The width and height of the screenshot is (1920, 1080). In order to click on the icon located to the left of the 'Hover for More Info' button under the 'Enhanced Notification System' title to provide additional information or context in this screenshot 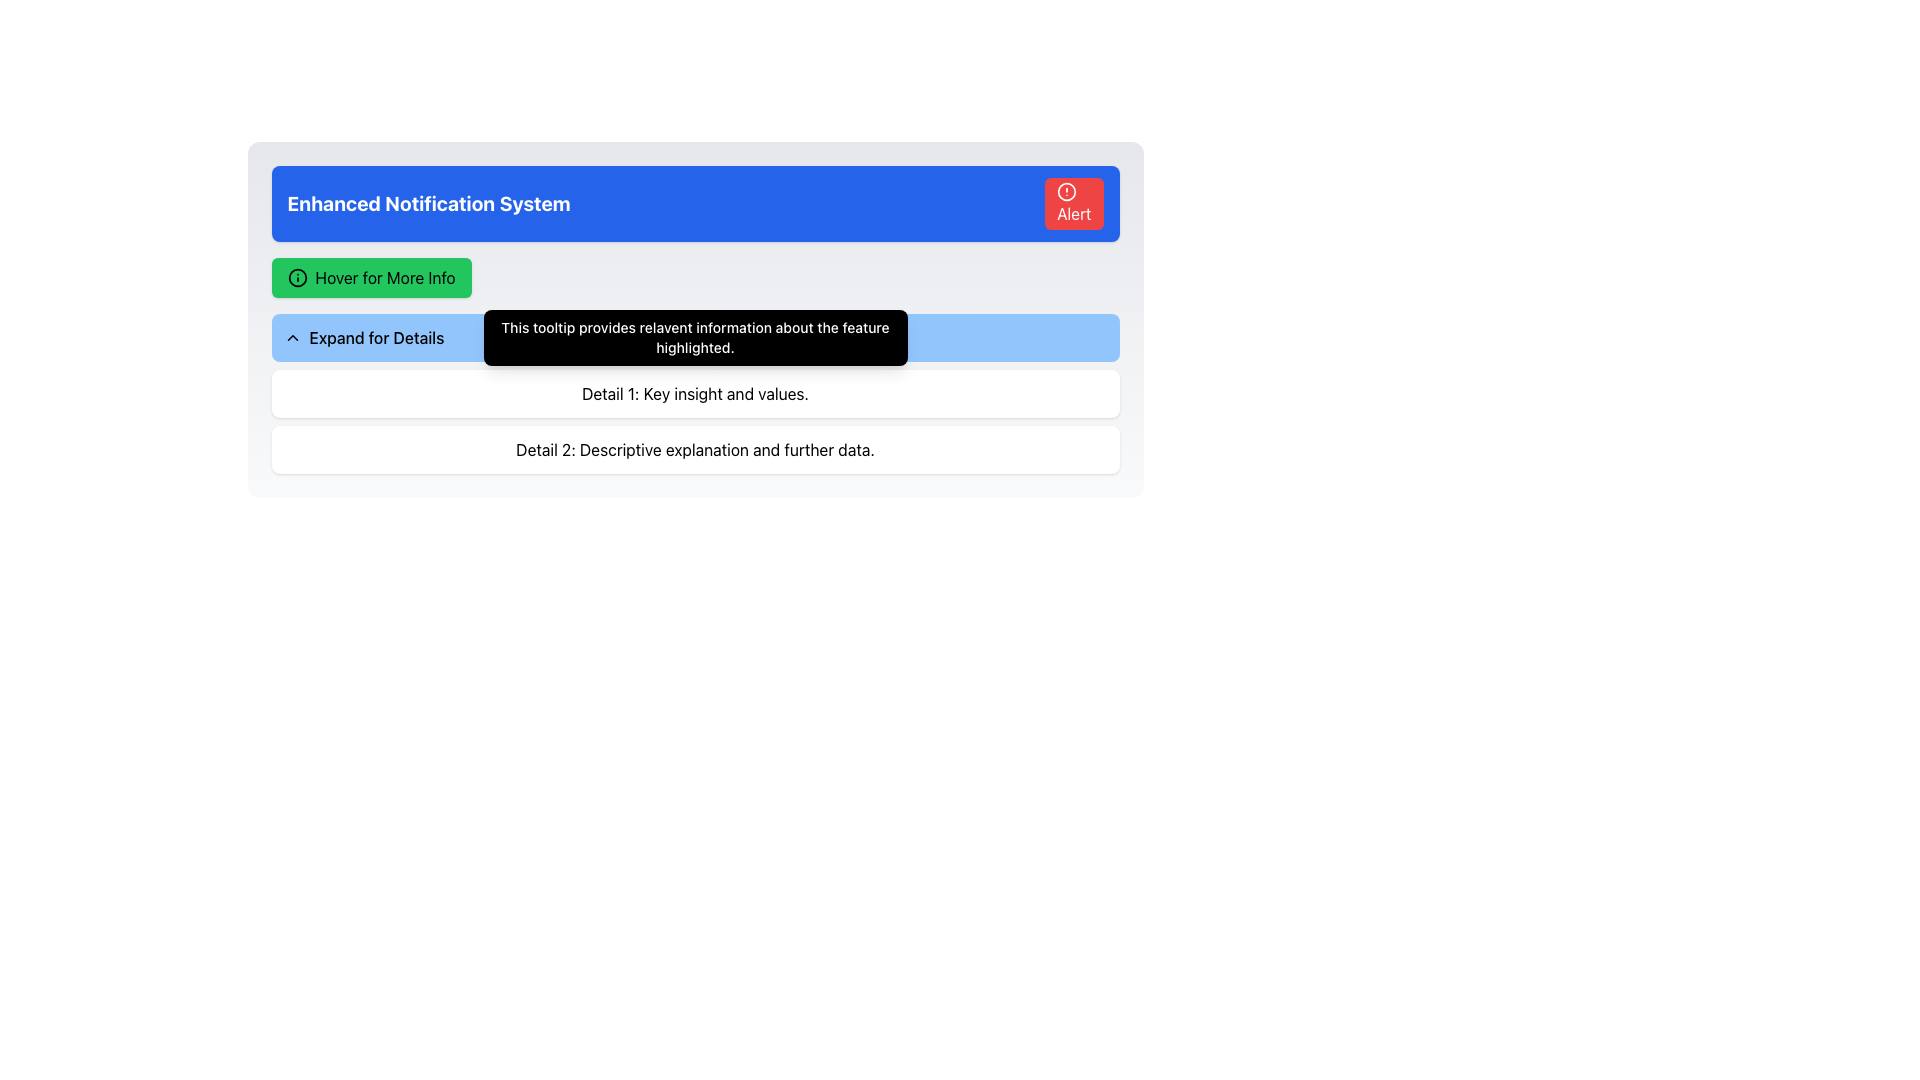, I will do `click(296, 277)`.